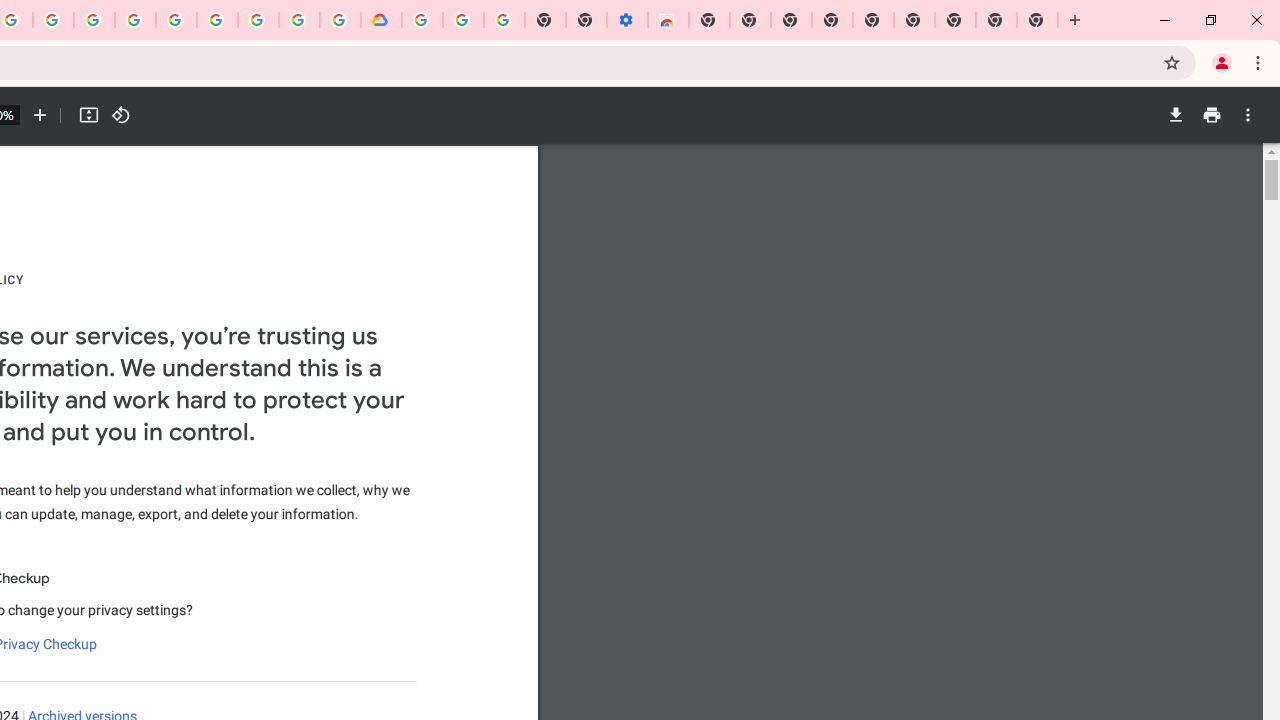 This screenshot has width=1280, height=720. Describe the element at coordinates (626, 20) in the screenshot. I see `'Settings - Accessibility'` at that location.